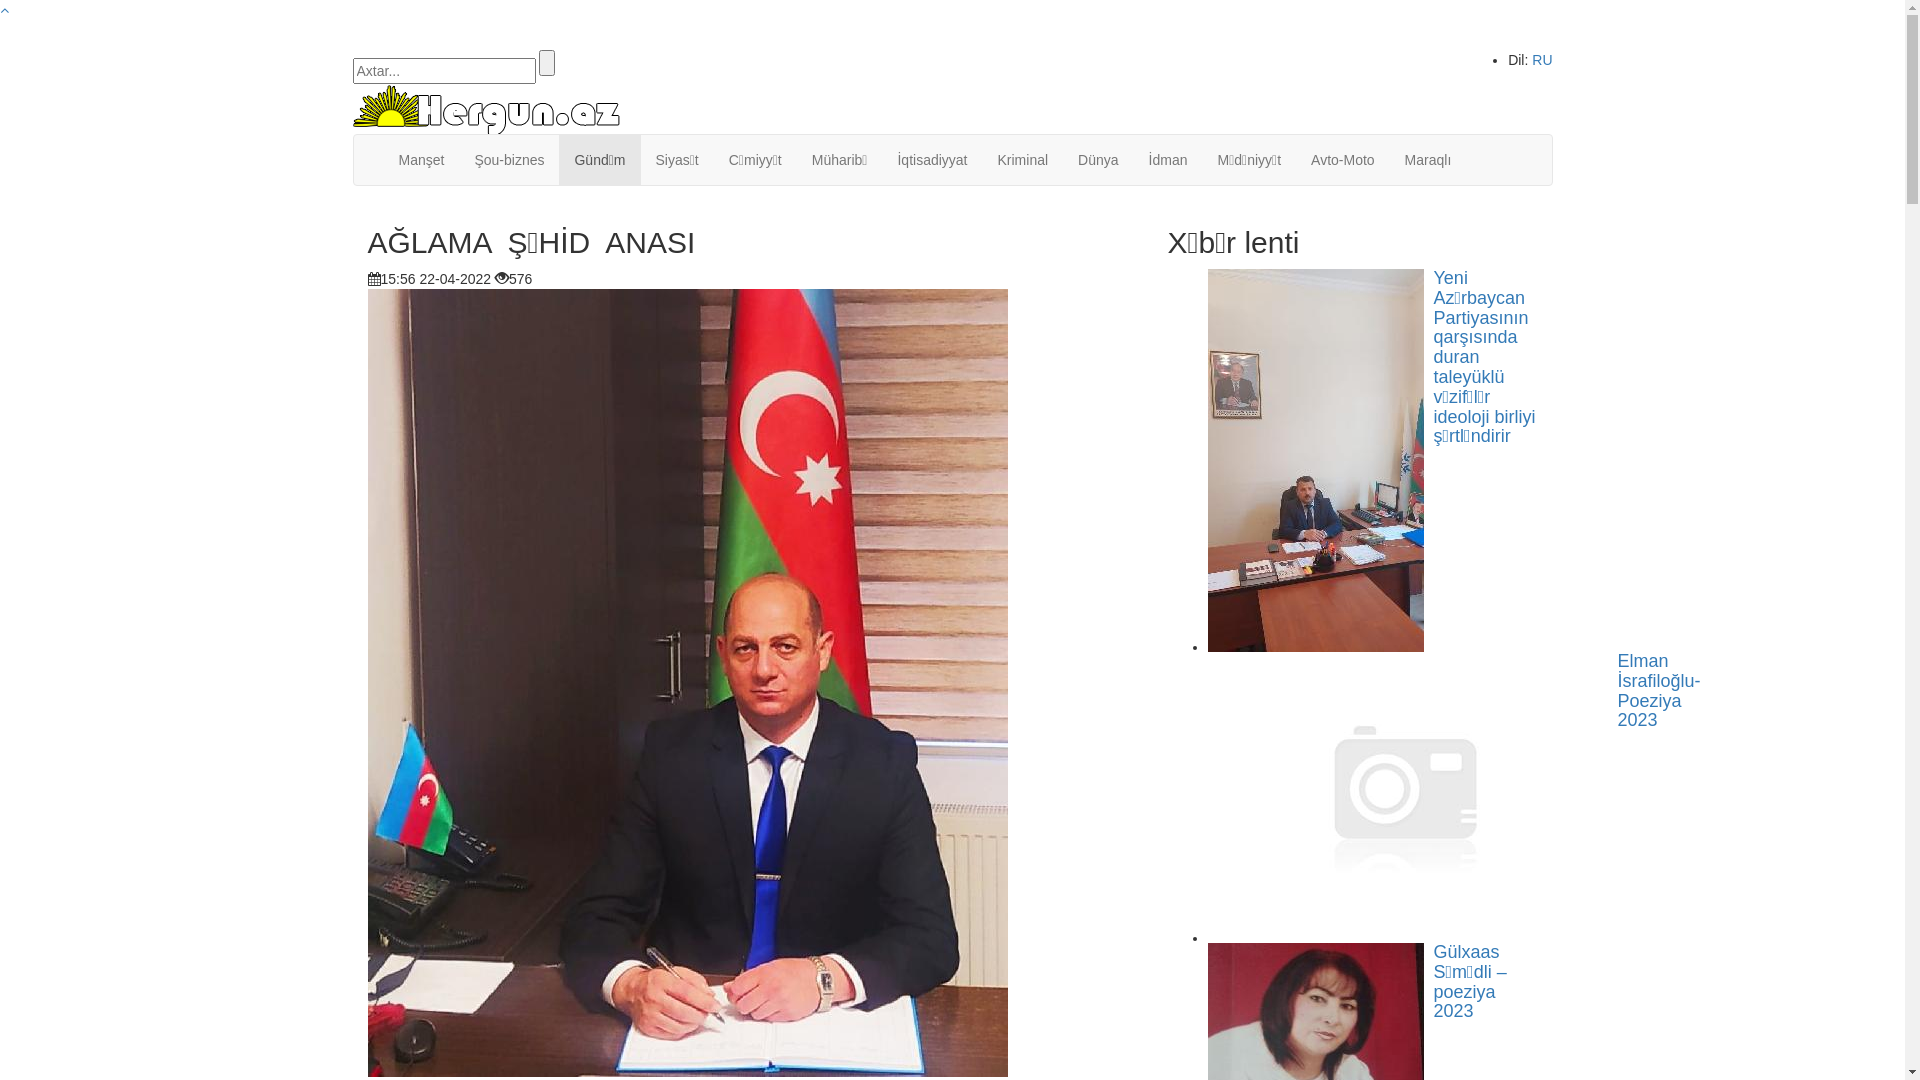 The height and width of the screenshot is (1080, 1920). Describe the element at coordinates (1540, 59) in the screenshot. I see `'RU'` at that location.